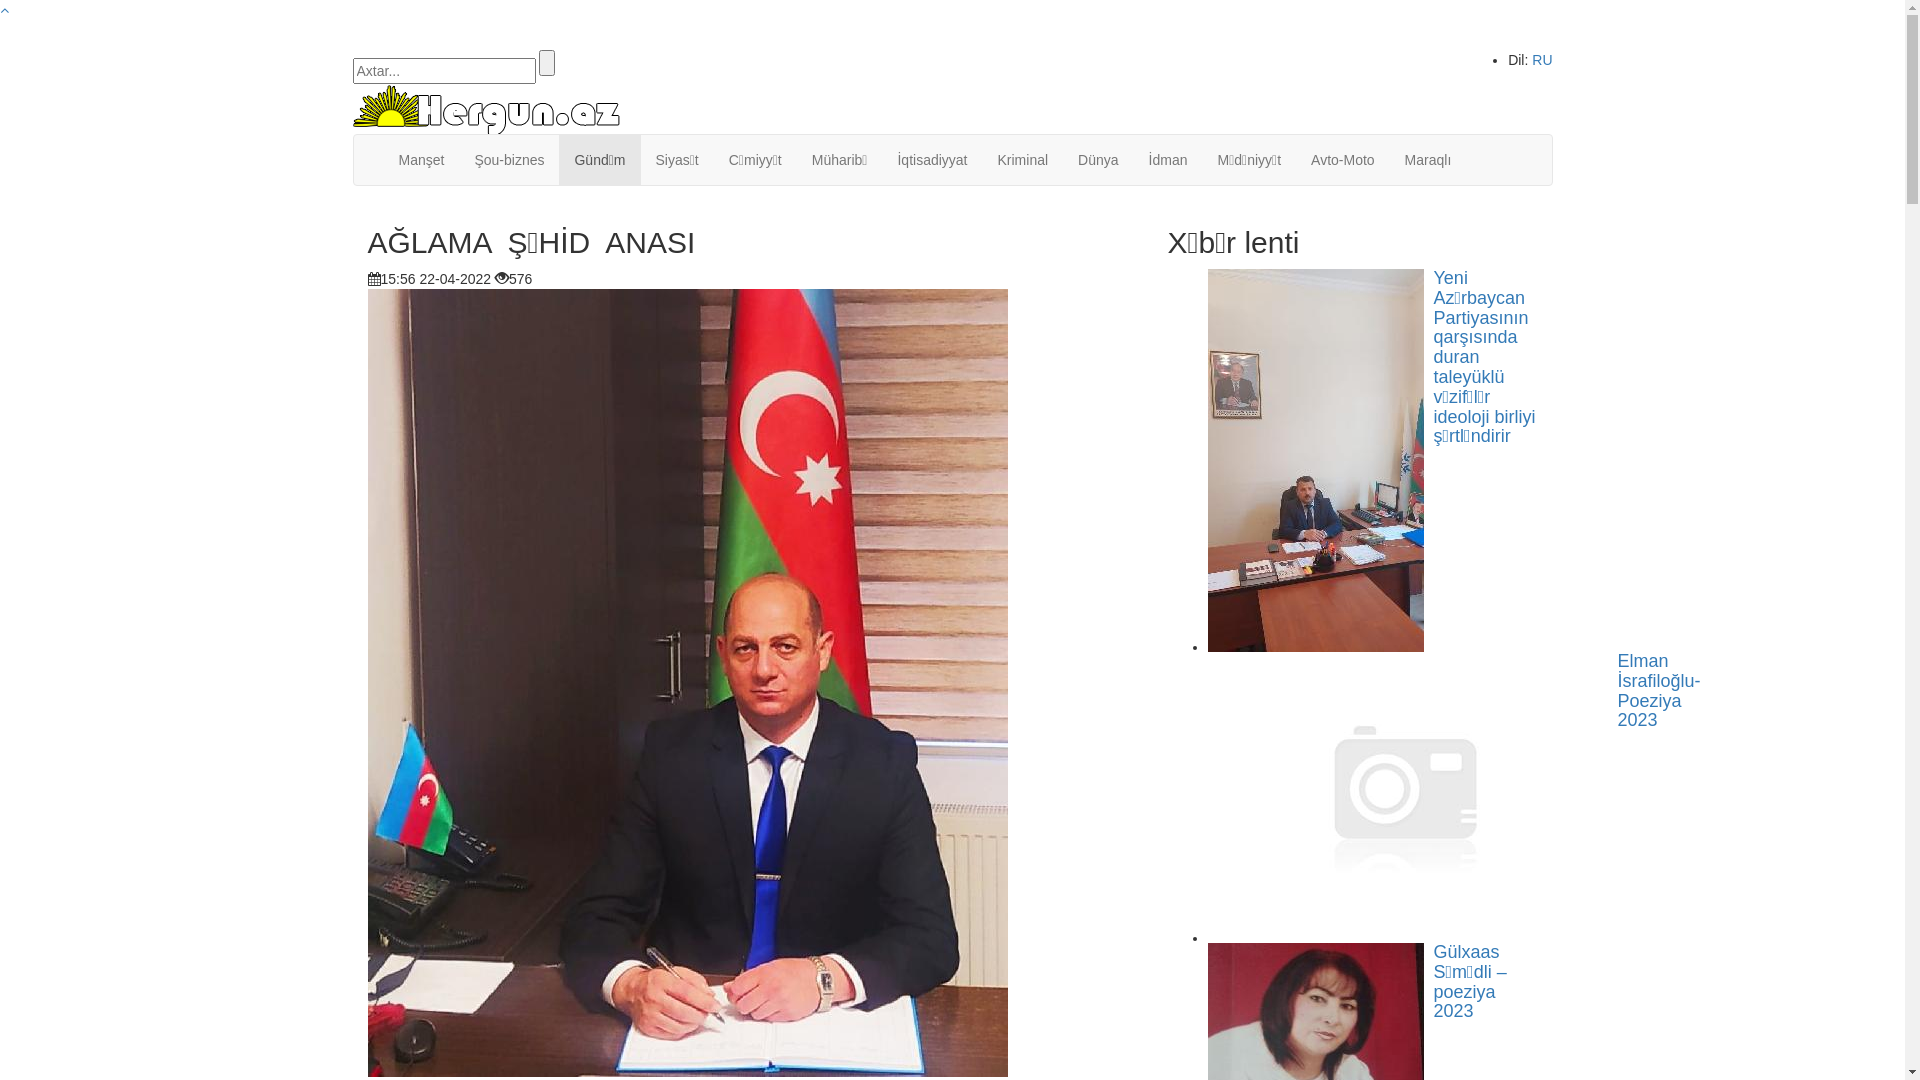 The height and width of the screenshot is (1080, 1920). Describe the element at coordinates (1540, 59) in the screenshot. I see `'RU'` at that location.